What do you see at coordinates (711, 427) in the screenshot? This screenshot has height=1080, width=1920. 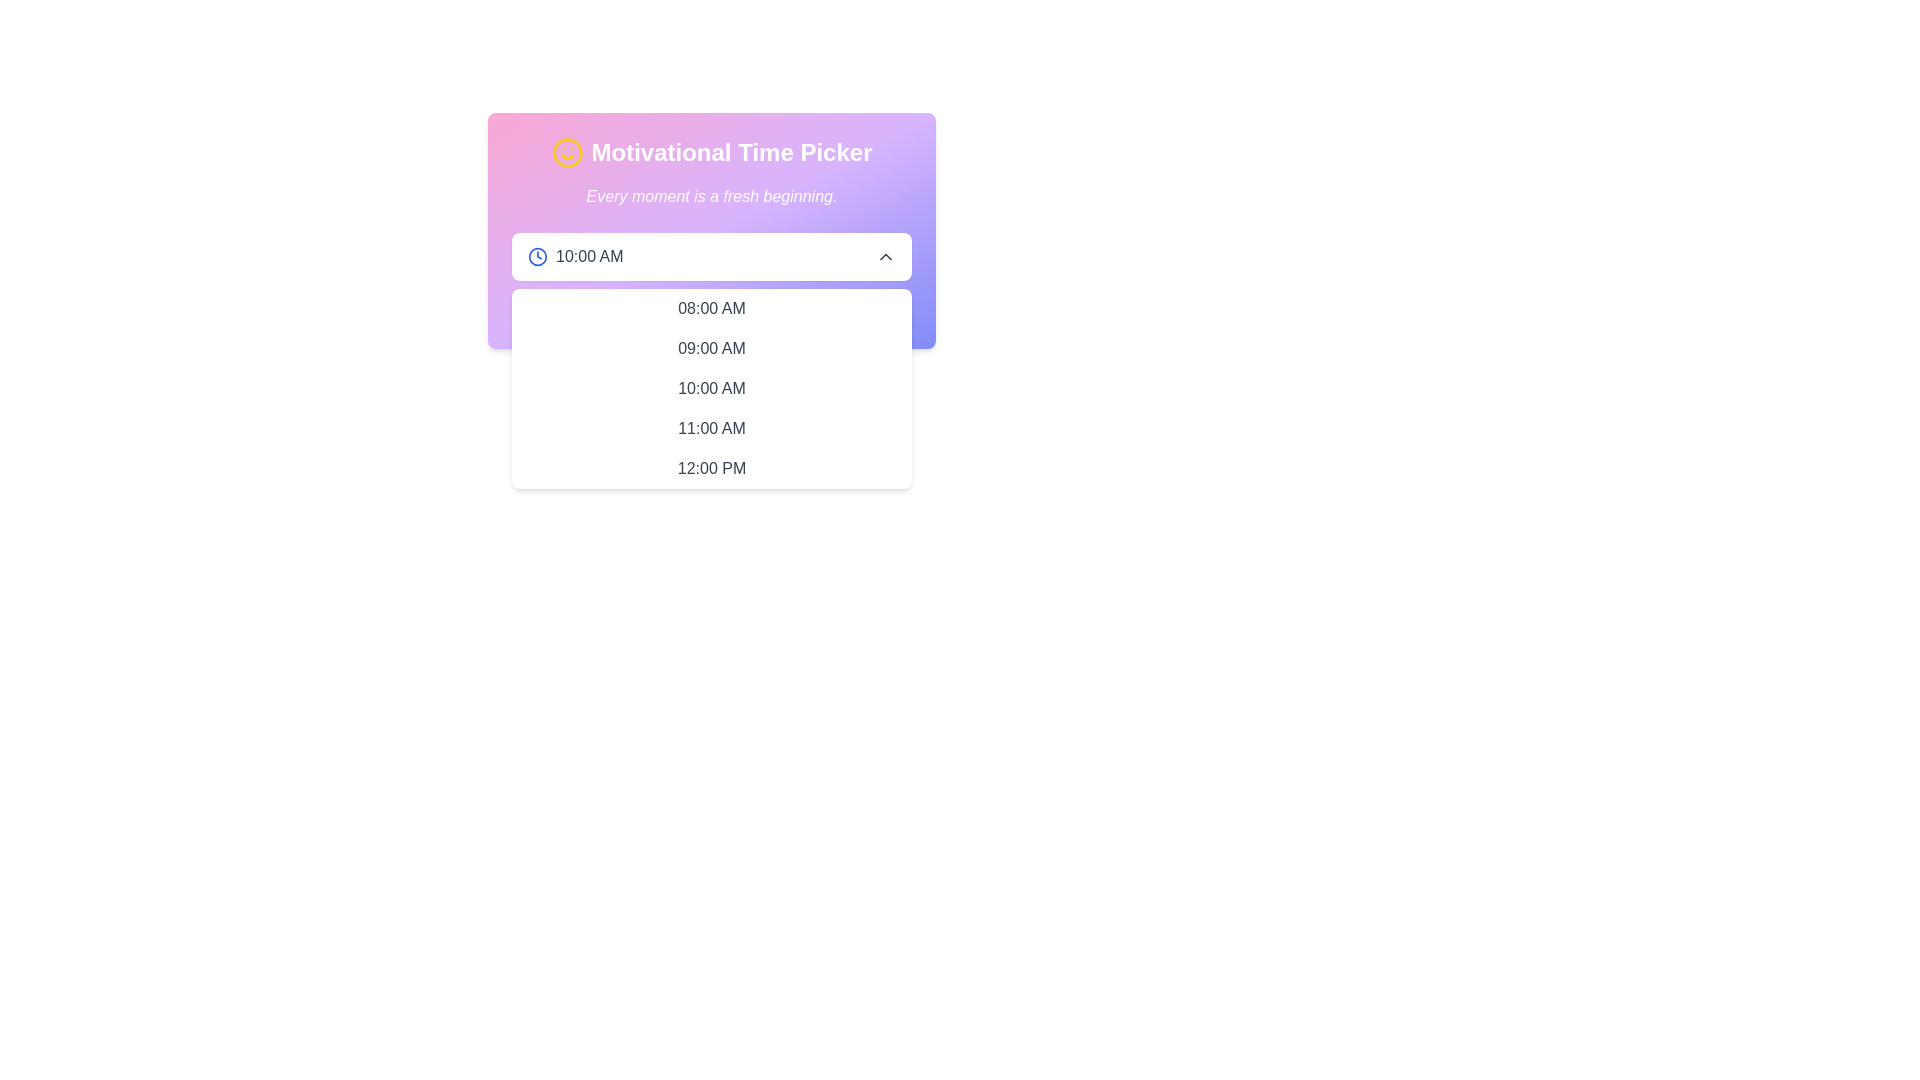 I see `the selectable text in the dropdown menu reading '11:00 AM'` at bounding box center [711, 427].